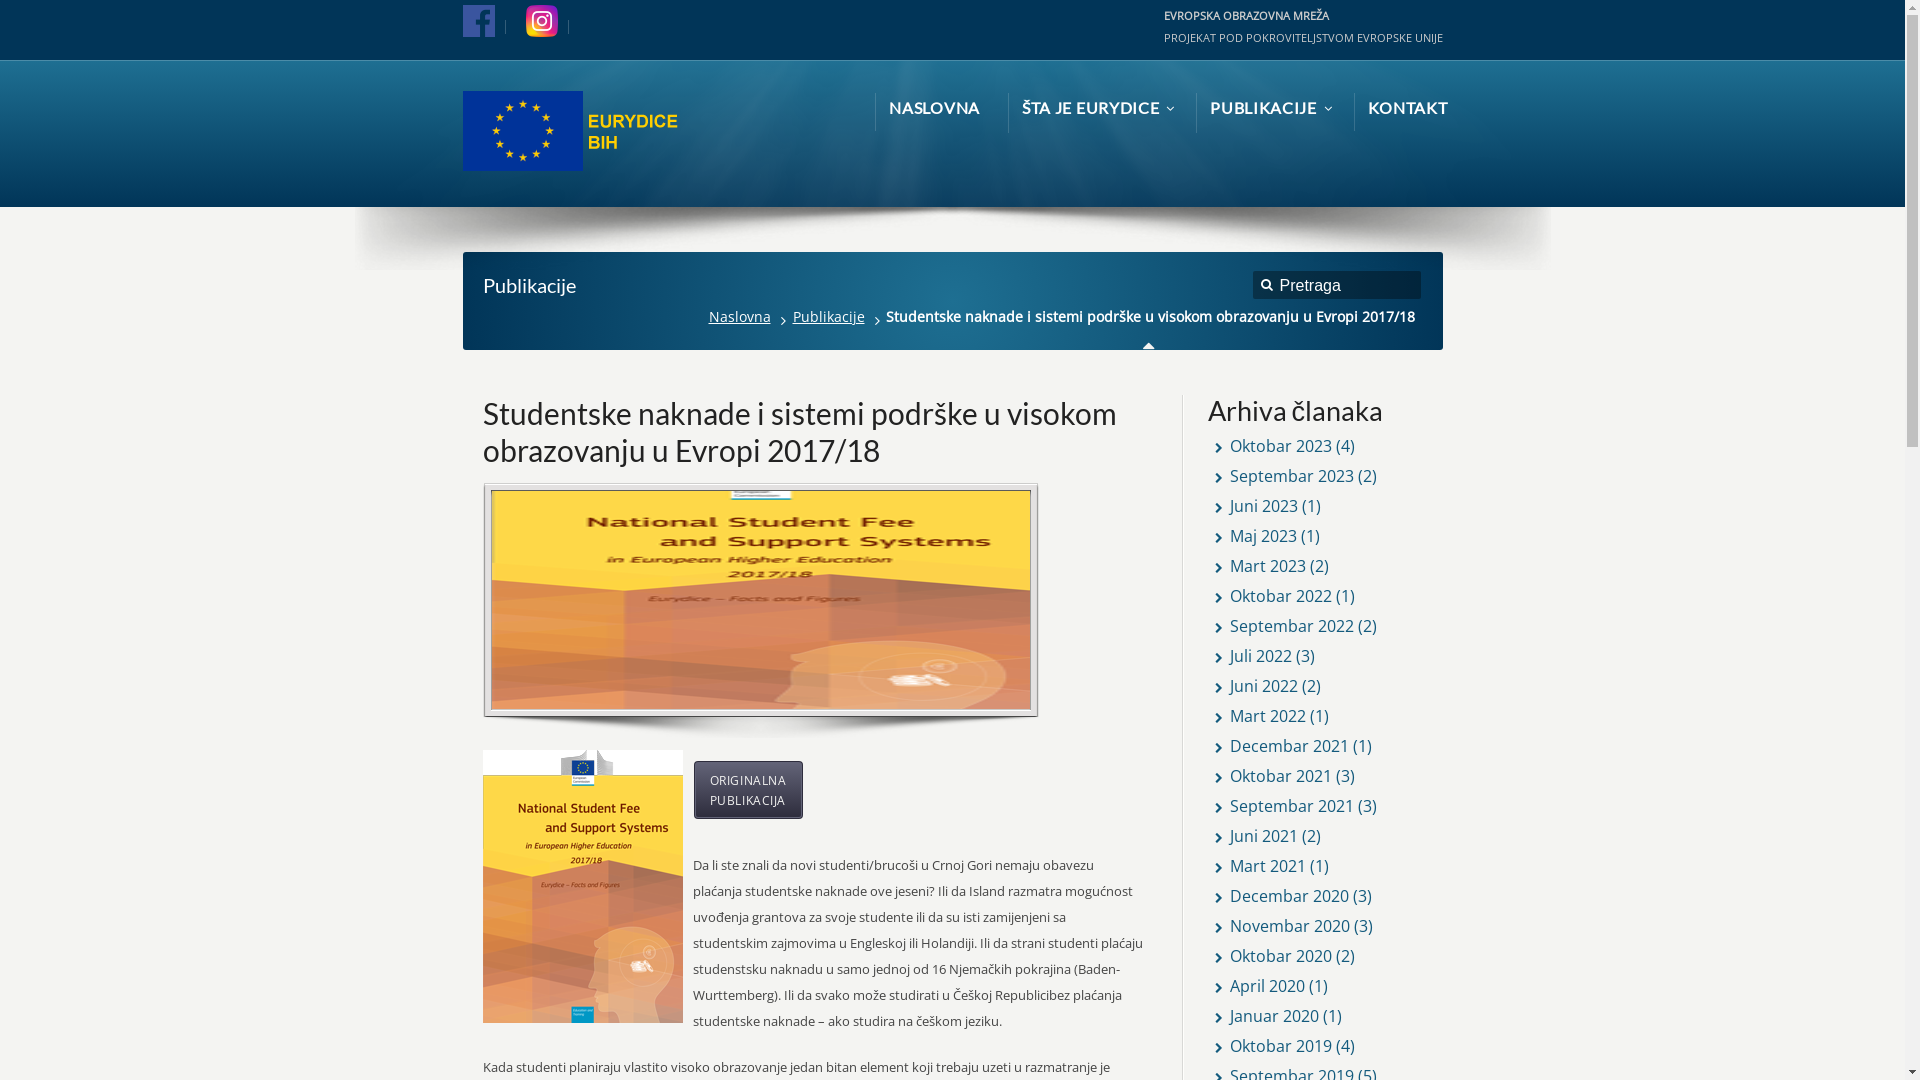  Describe the element at coordinates (1228, 445) in the screenshot. I see `'Oktobar 2023'` at that location.